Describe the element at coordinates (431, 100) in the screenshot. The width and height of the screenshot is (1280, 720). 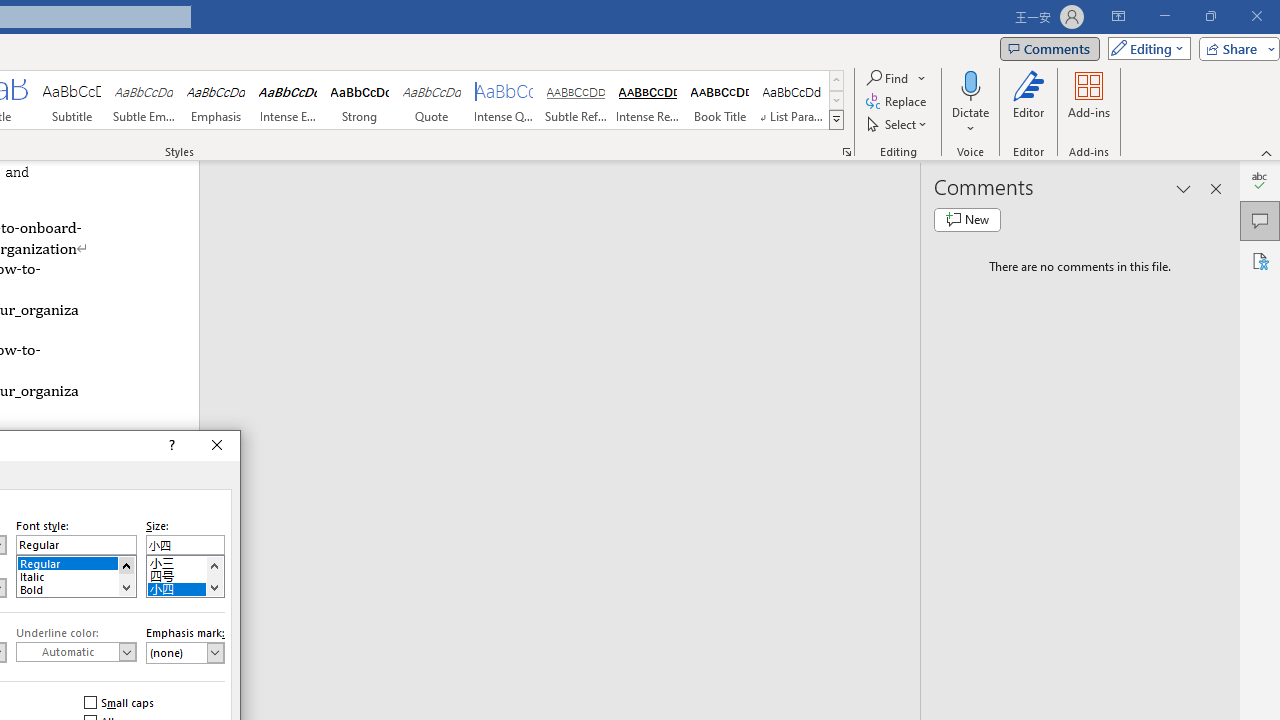
I see `'Quote'` at that location.